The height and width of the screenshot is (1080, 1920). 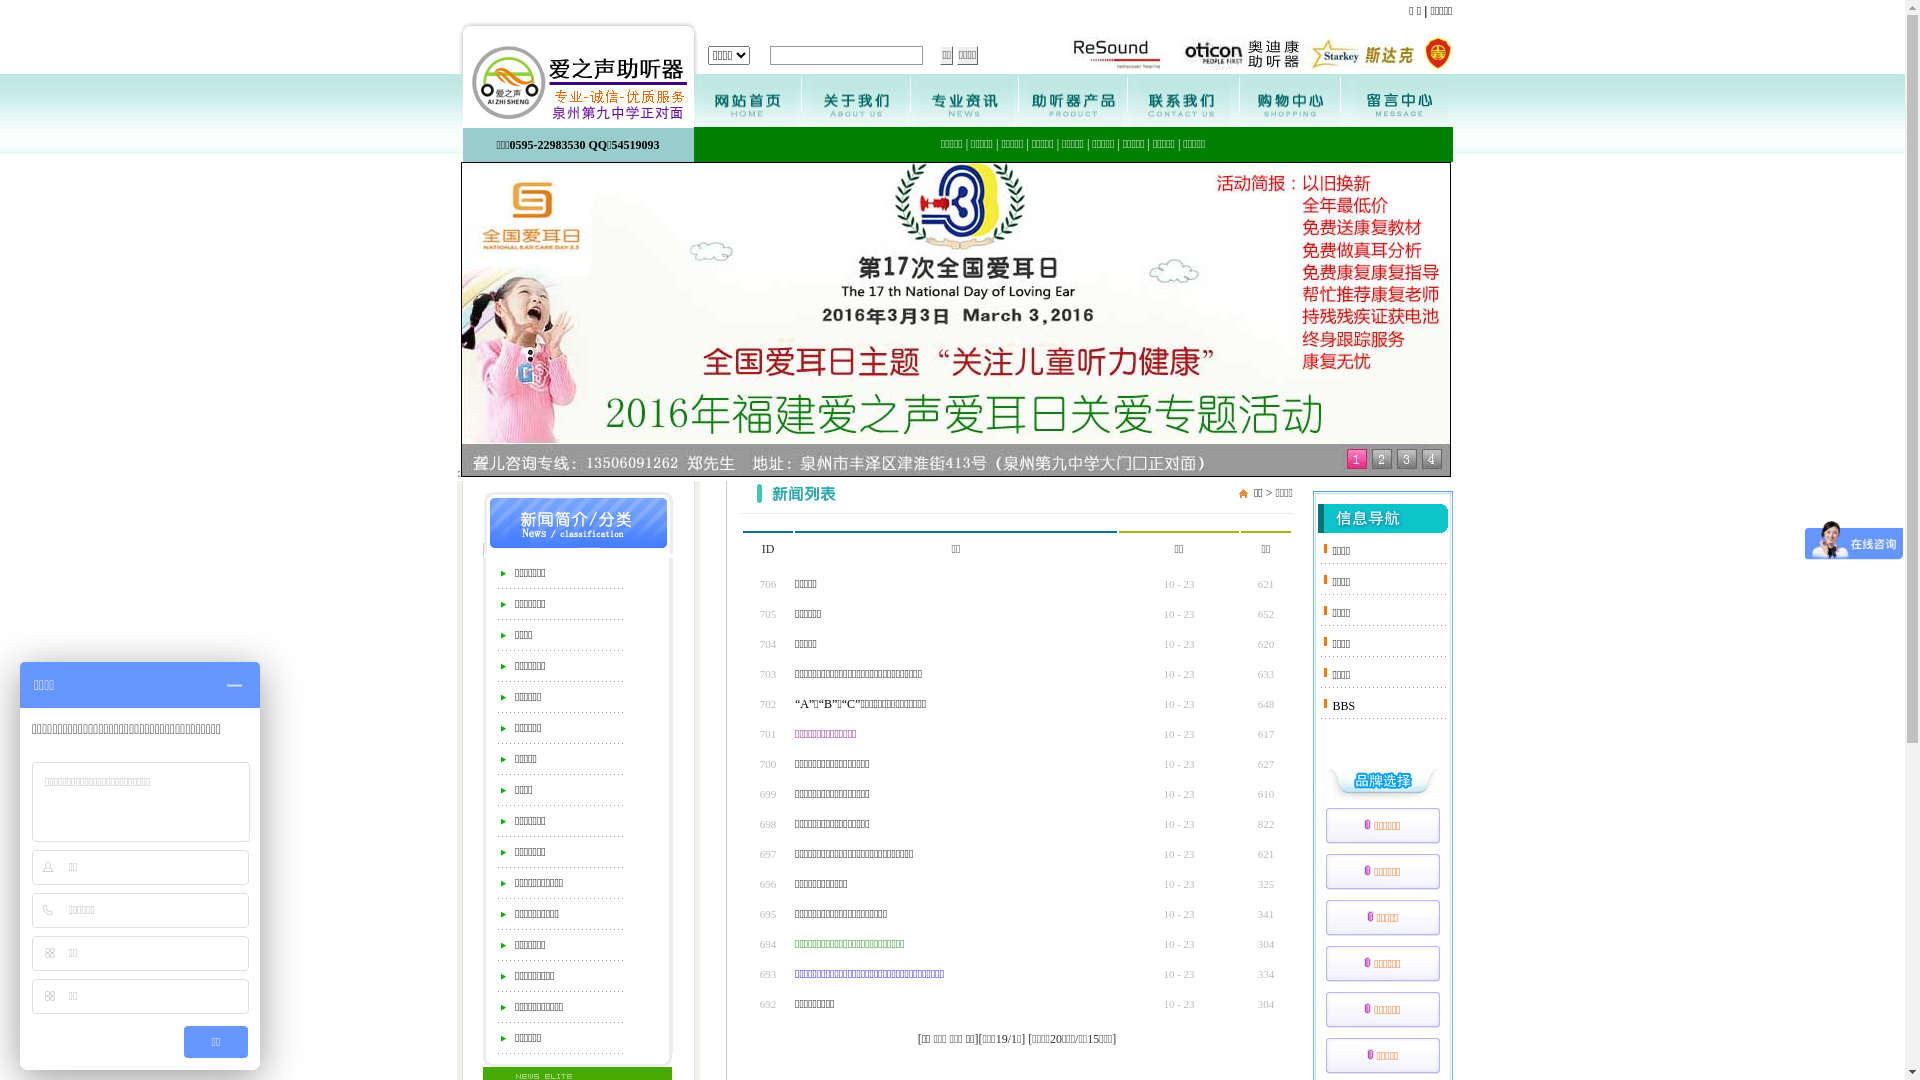 What do you see at coordinates (1343, 704) in the screenshot?
I see `'BBS'` at bounding box center [1343, 704].